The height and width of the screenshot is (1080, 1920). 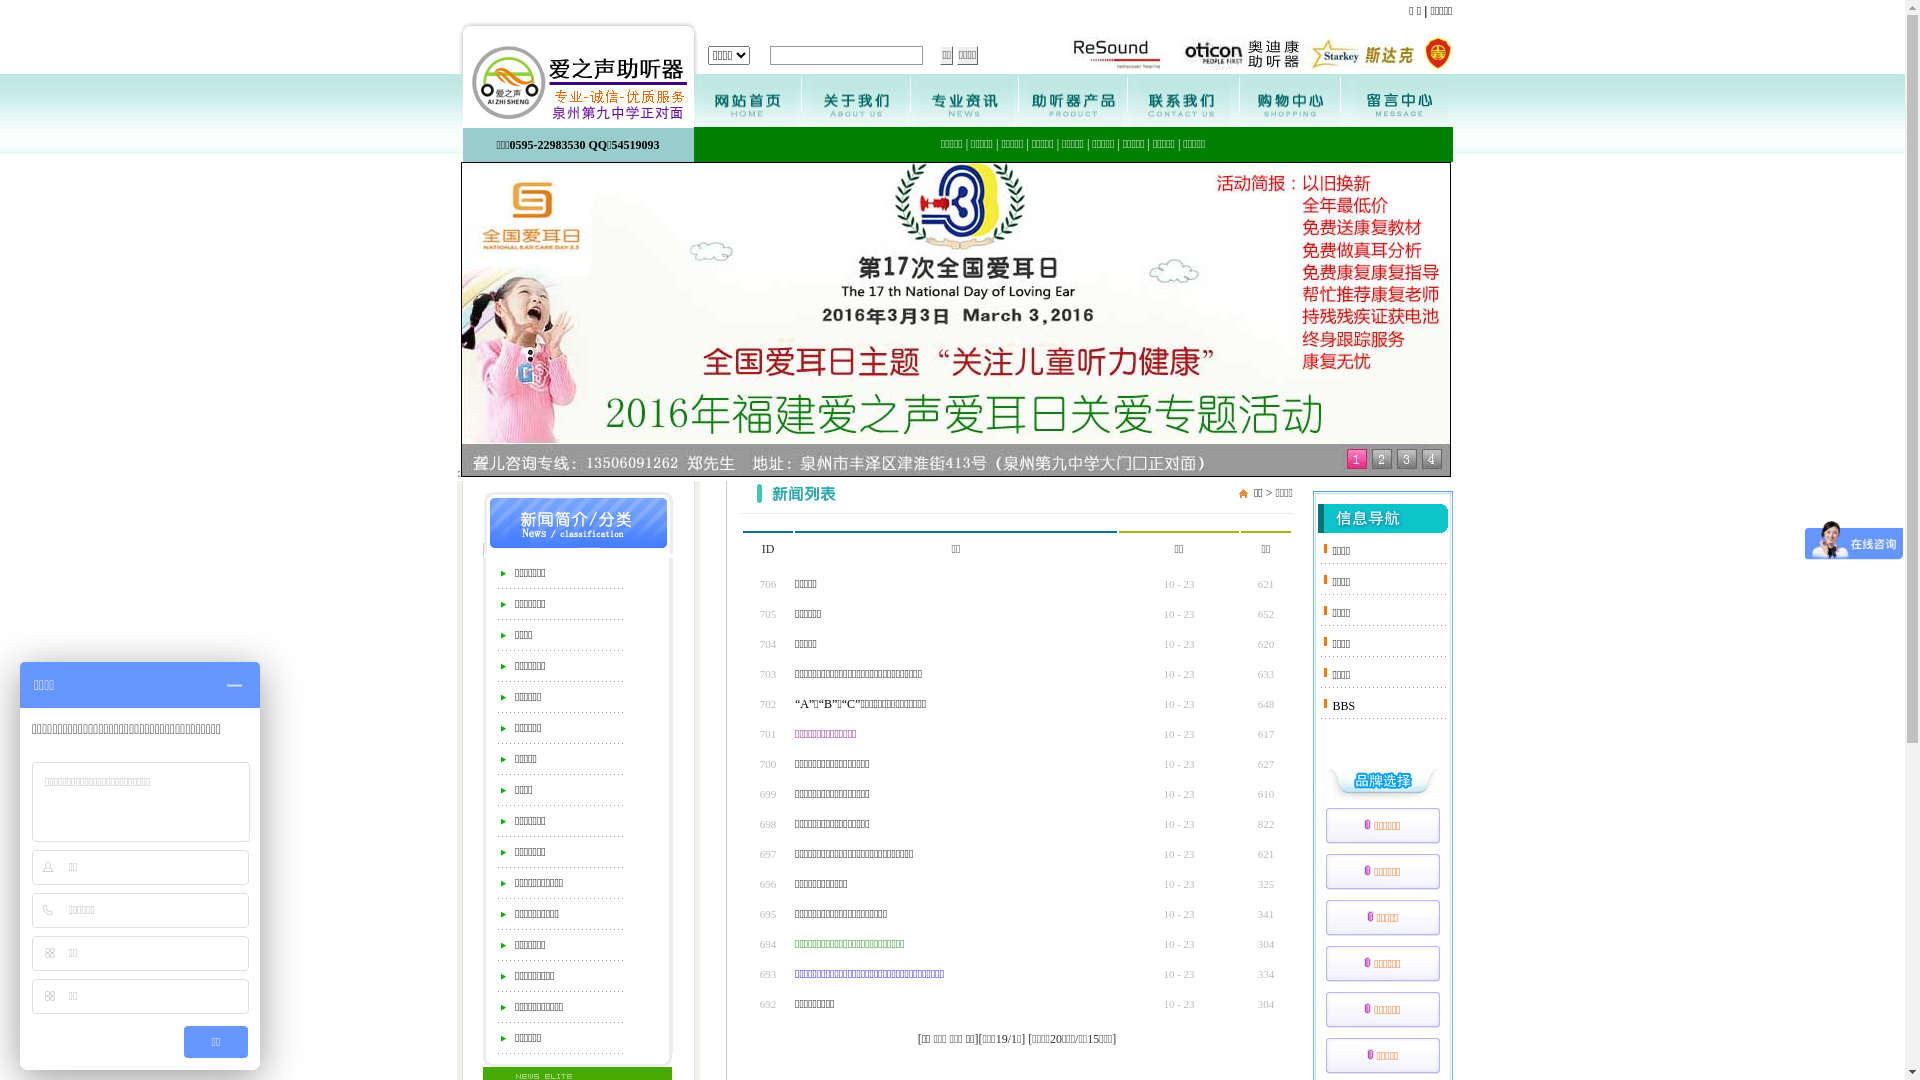 What do you see at coordinates (1343, 704) in the screenshot?
I see `'BBS'` at bounding box center [1343, 704].